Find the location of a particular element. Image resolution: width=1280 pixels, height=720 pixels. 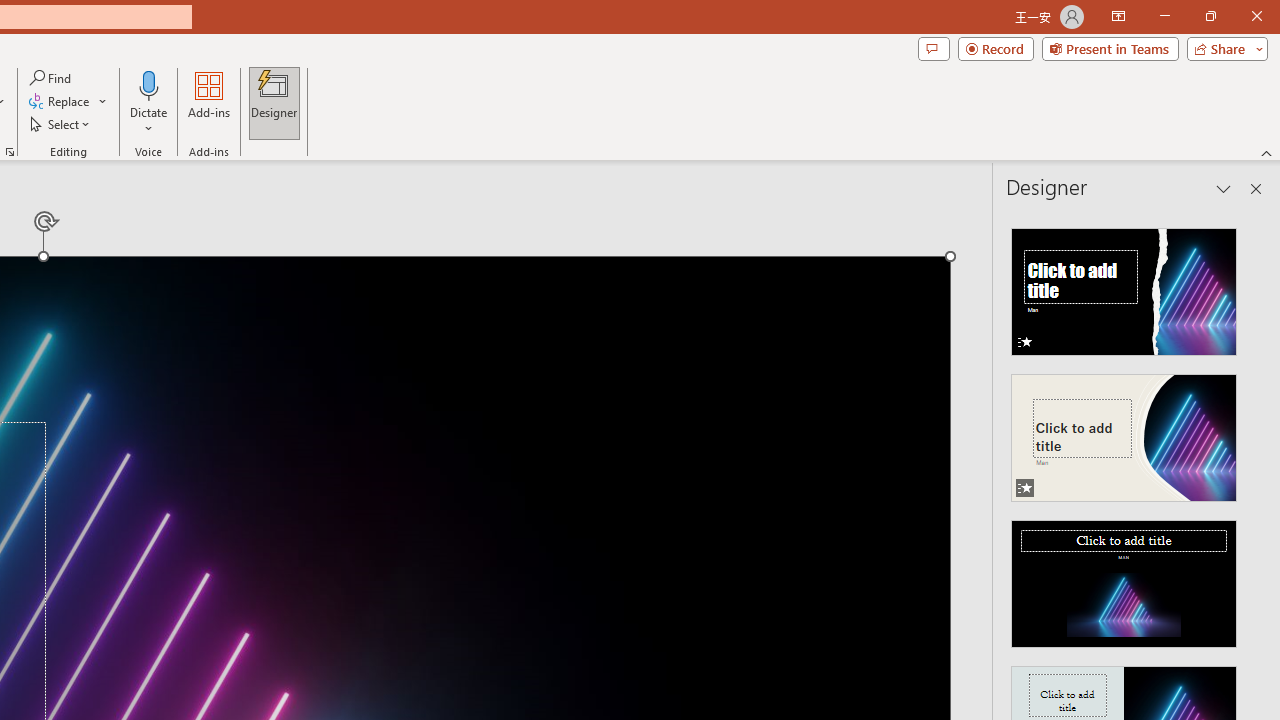

'Comments' is located at coordinates (932, 47).